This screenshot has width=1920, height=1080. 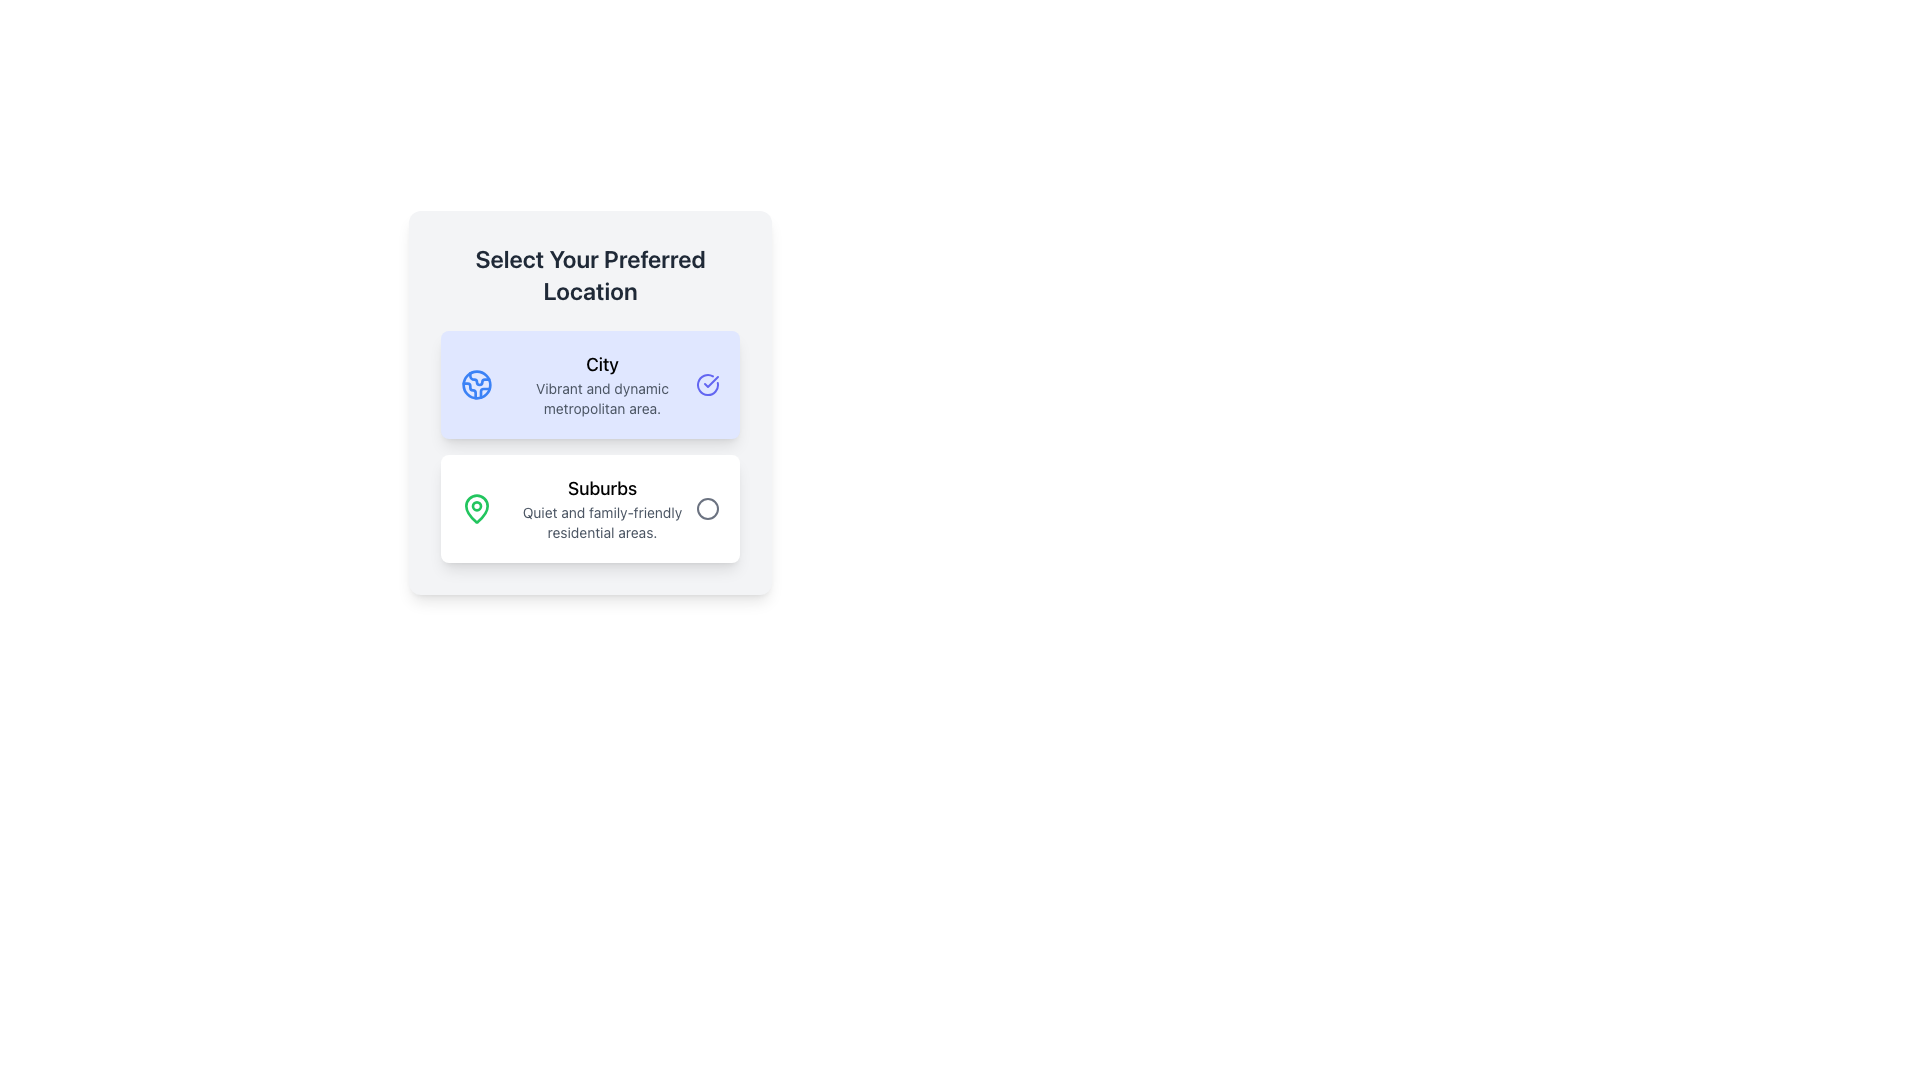 What do you see at coordinates (589, 274) in the screenshot?
I see `the 'Select Your Preferred Location' text heading from its current position` at bounding box center [589, 274].